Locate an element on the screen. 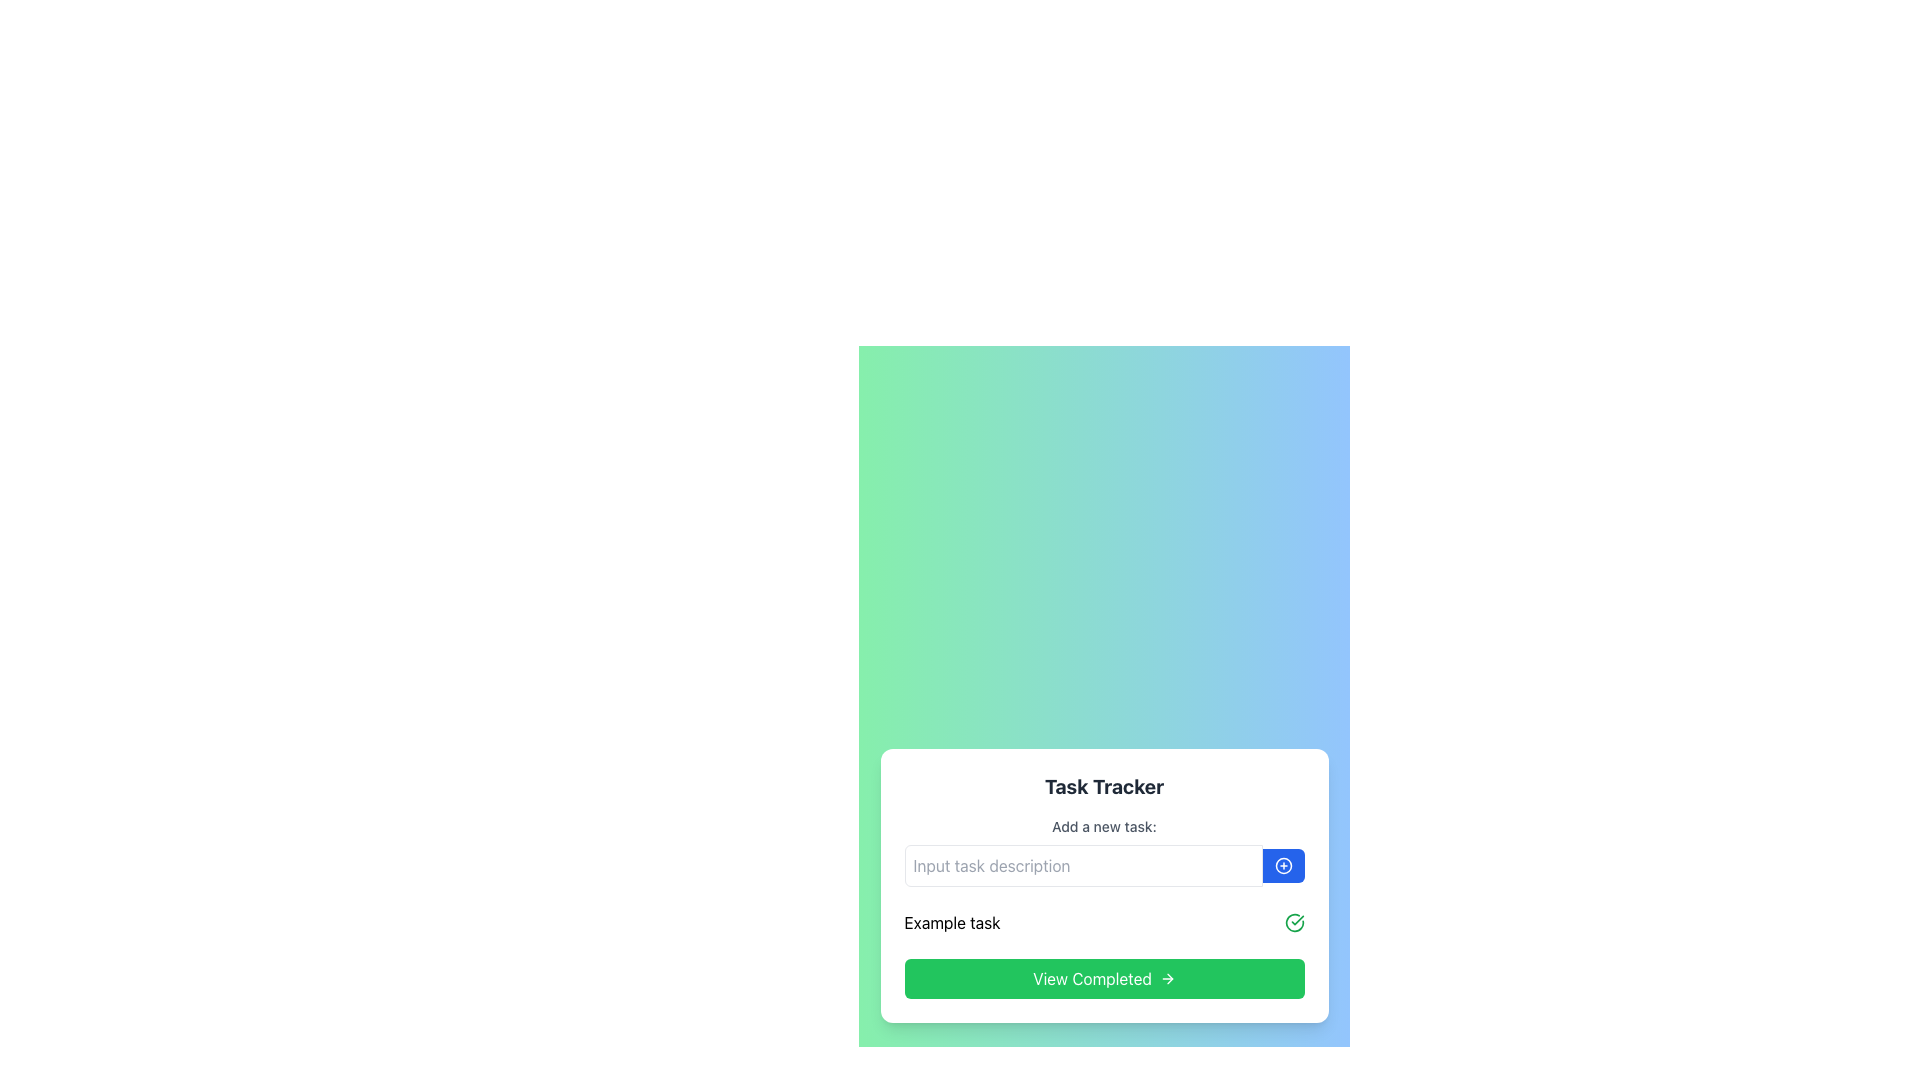  the right-pointing arrowhead graphic within the icon located under the 'View Completed' button is located at coordinates (1170, 978).